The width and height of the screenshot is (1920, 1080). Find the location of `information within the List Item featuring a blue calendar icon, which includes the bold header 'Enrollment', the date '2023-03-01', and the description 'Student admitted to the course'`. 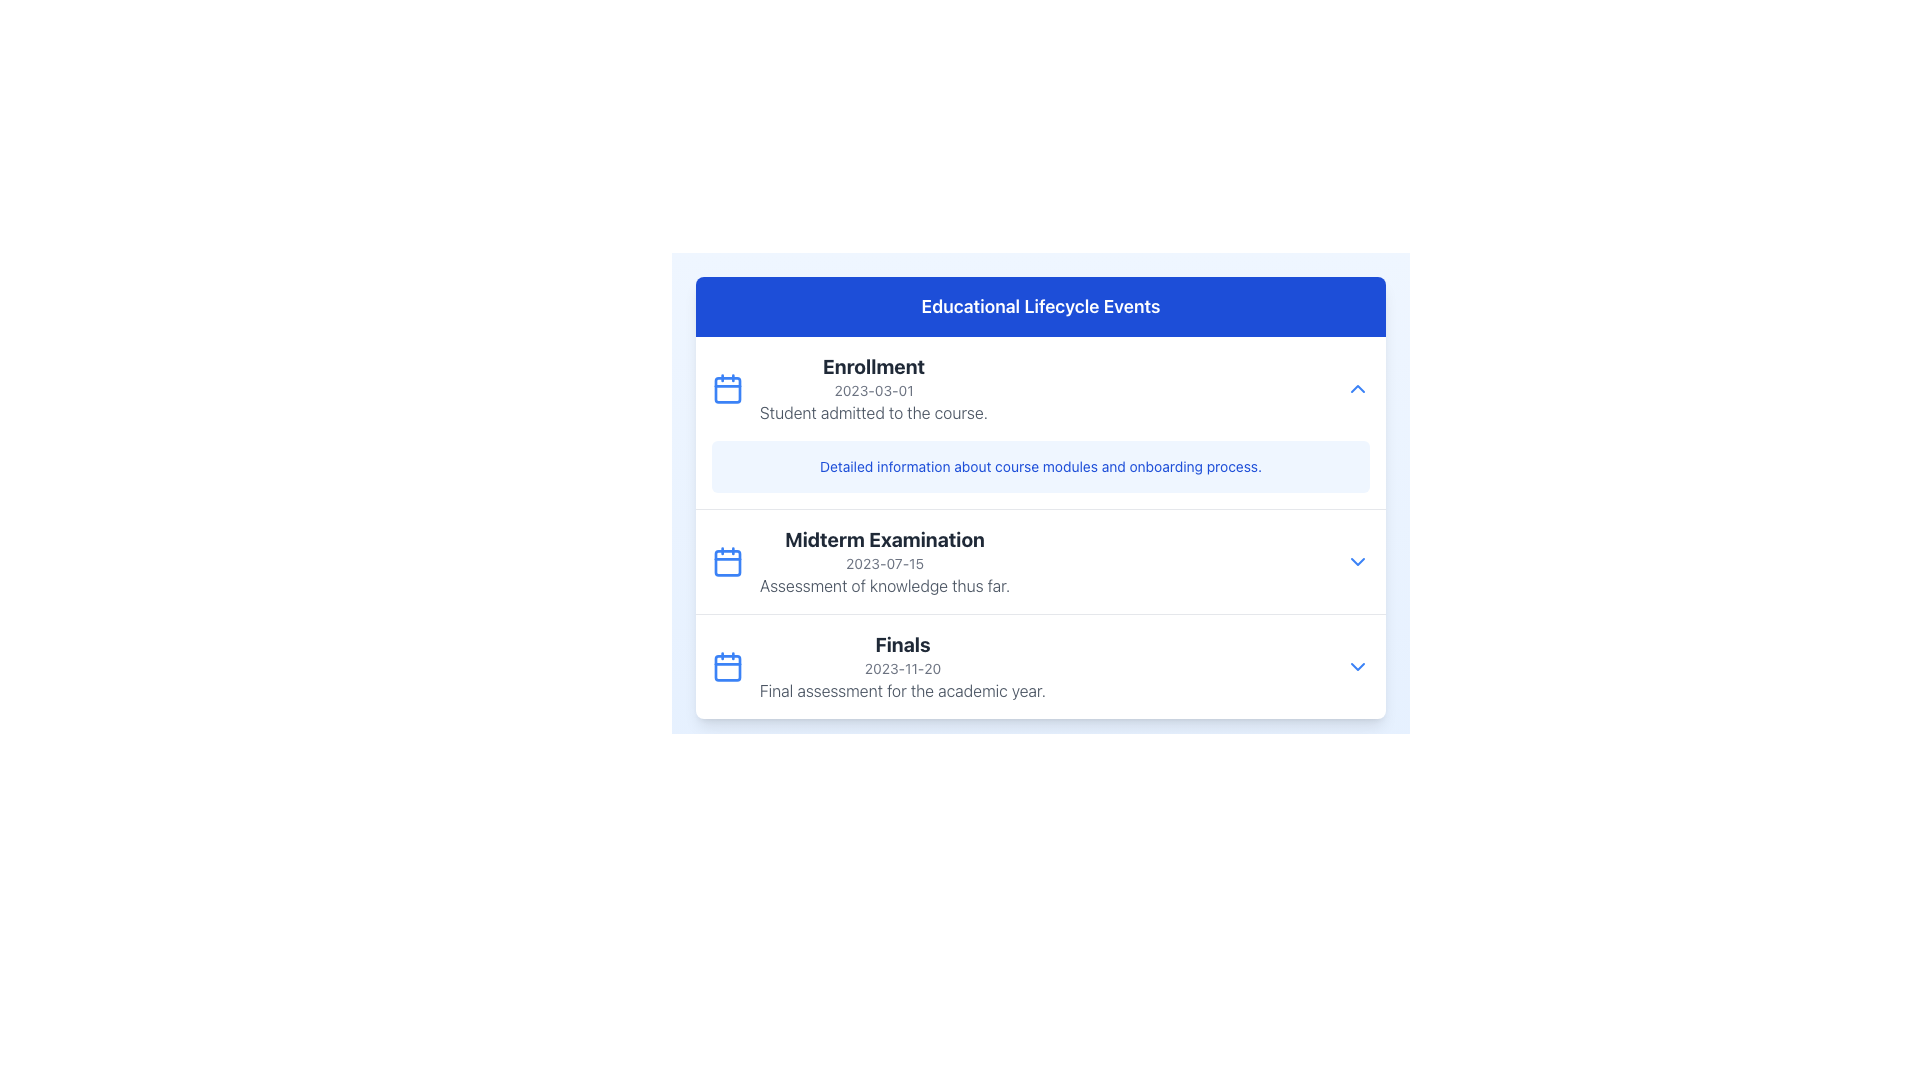

information within the List Item featuring a blue calendar icon, which includes the bold header 'Enrollment', the date '2023-03-01', and the description 'Student admitted to the course' is located at coordinates (849, 389).